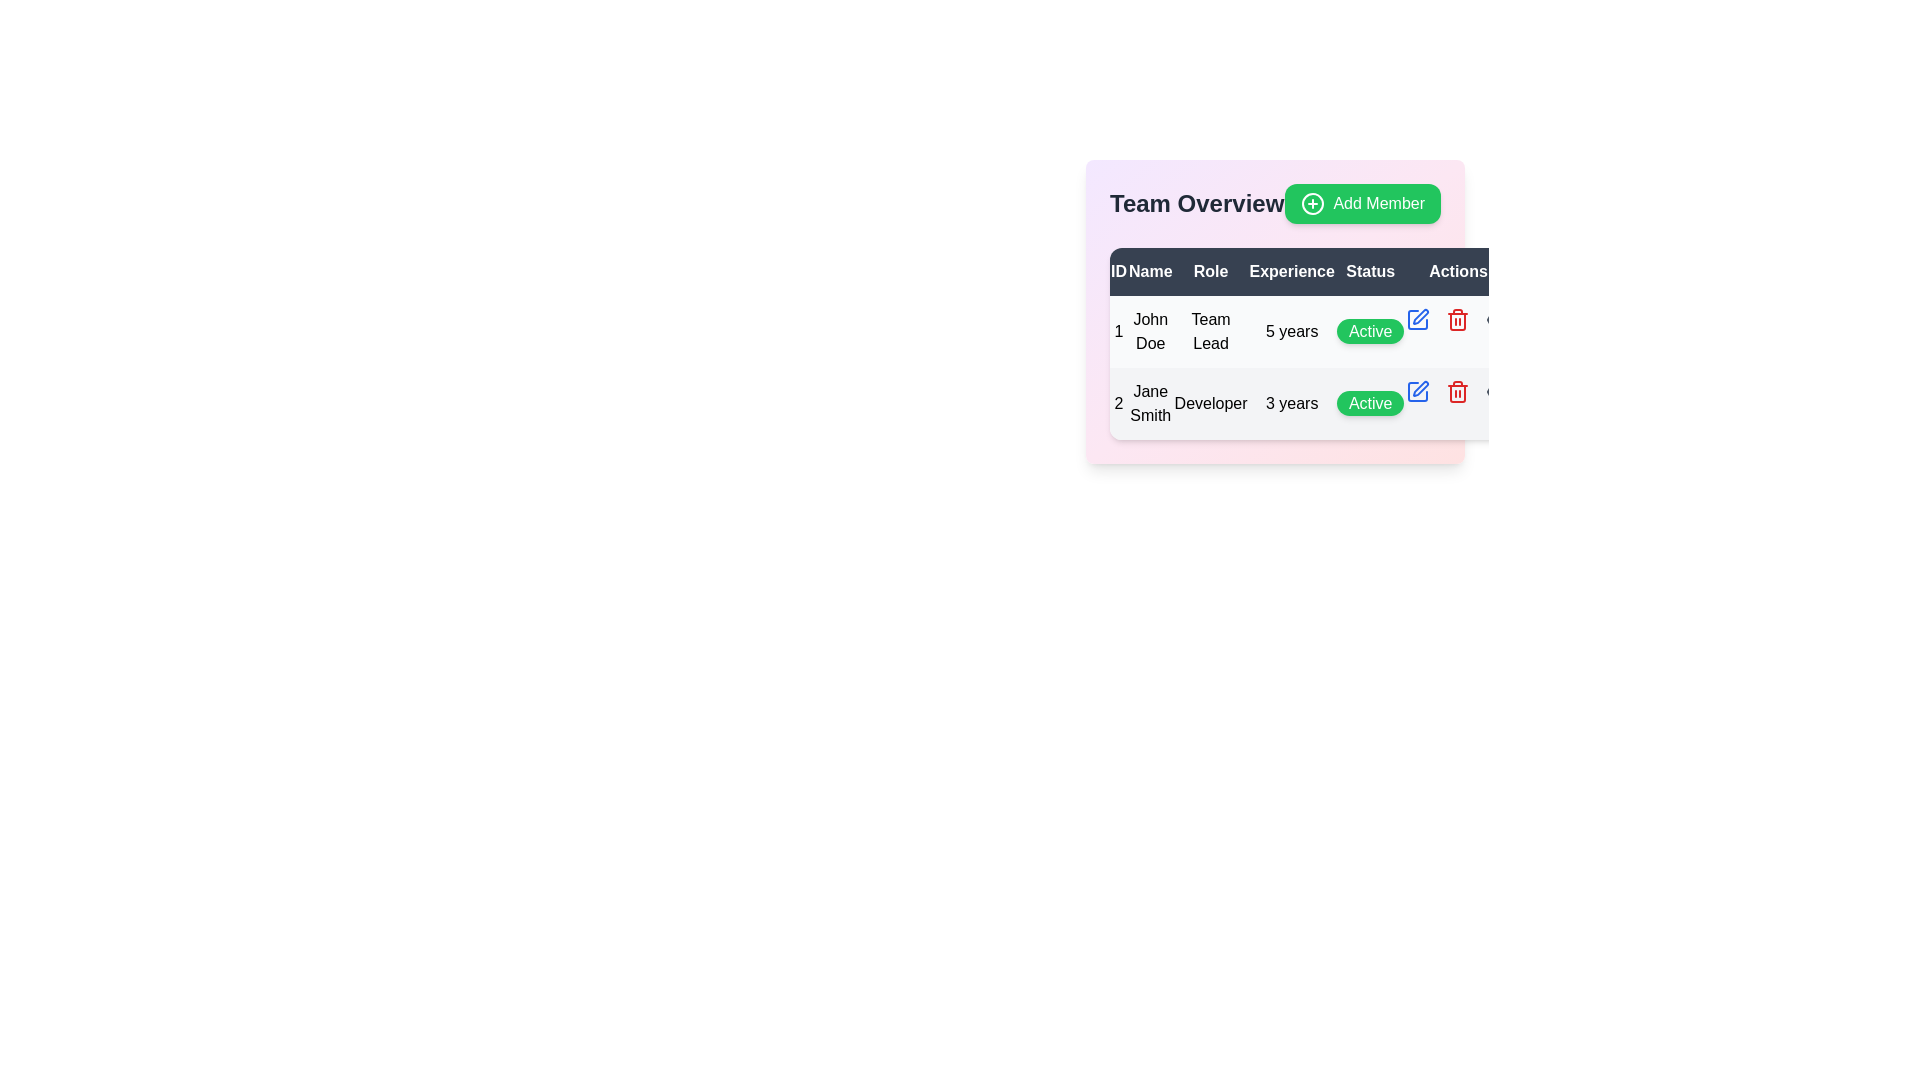 The height and width of the screenshot is (1080, 1920). Describe the element at coordinates (1117, 272) in the screenshot. I see `the Header Label for the 'ID' column in the table, located at the top-left corner of the table layout` at that location.